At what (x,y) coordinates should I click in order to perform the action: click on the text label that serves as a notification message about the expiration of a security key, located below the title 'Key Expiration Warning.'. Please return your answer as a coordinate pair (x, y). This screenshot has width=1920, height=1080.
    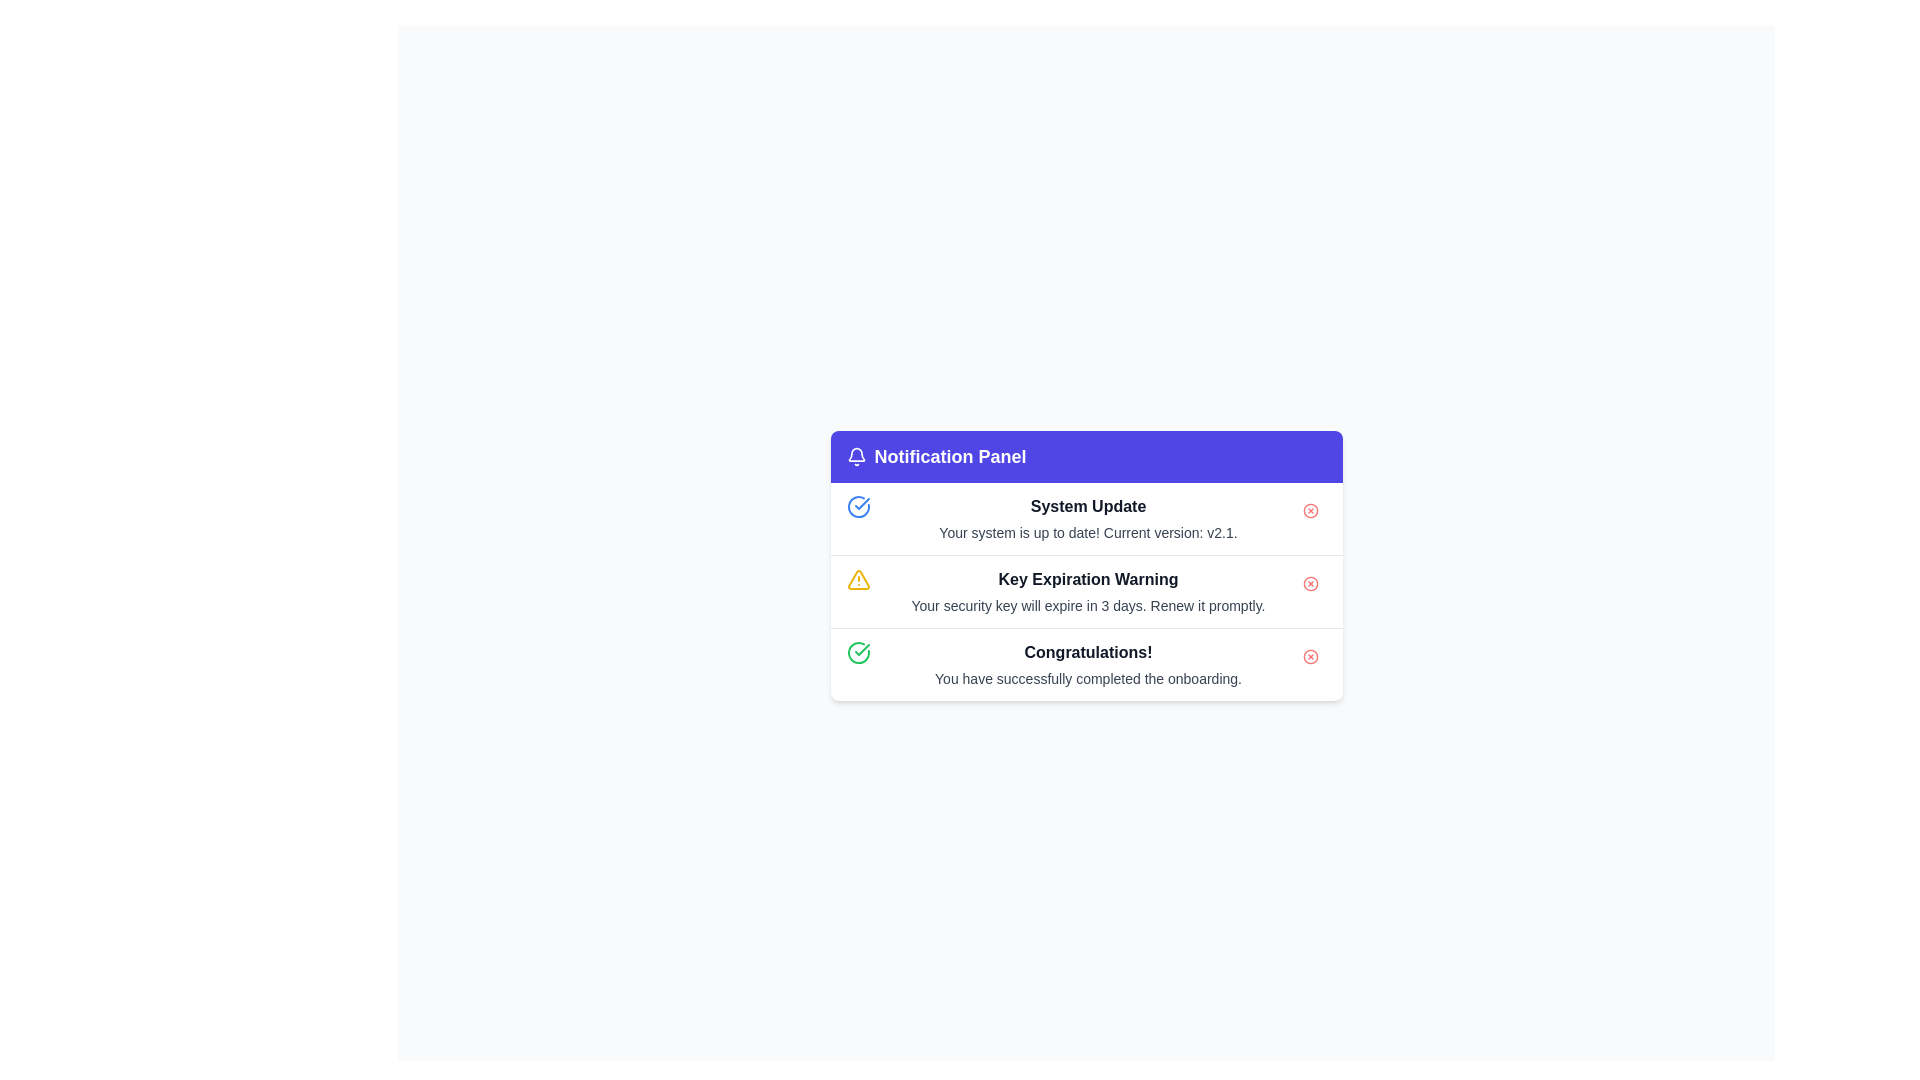
    Looking at the image, I should click on (1087, 604).